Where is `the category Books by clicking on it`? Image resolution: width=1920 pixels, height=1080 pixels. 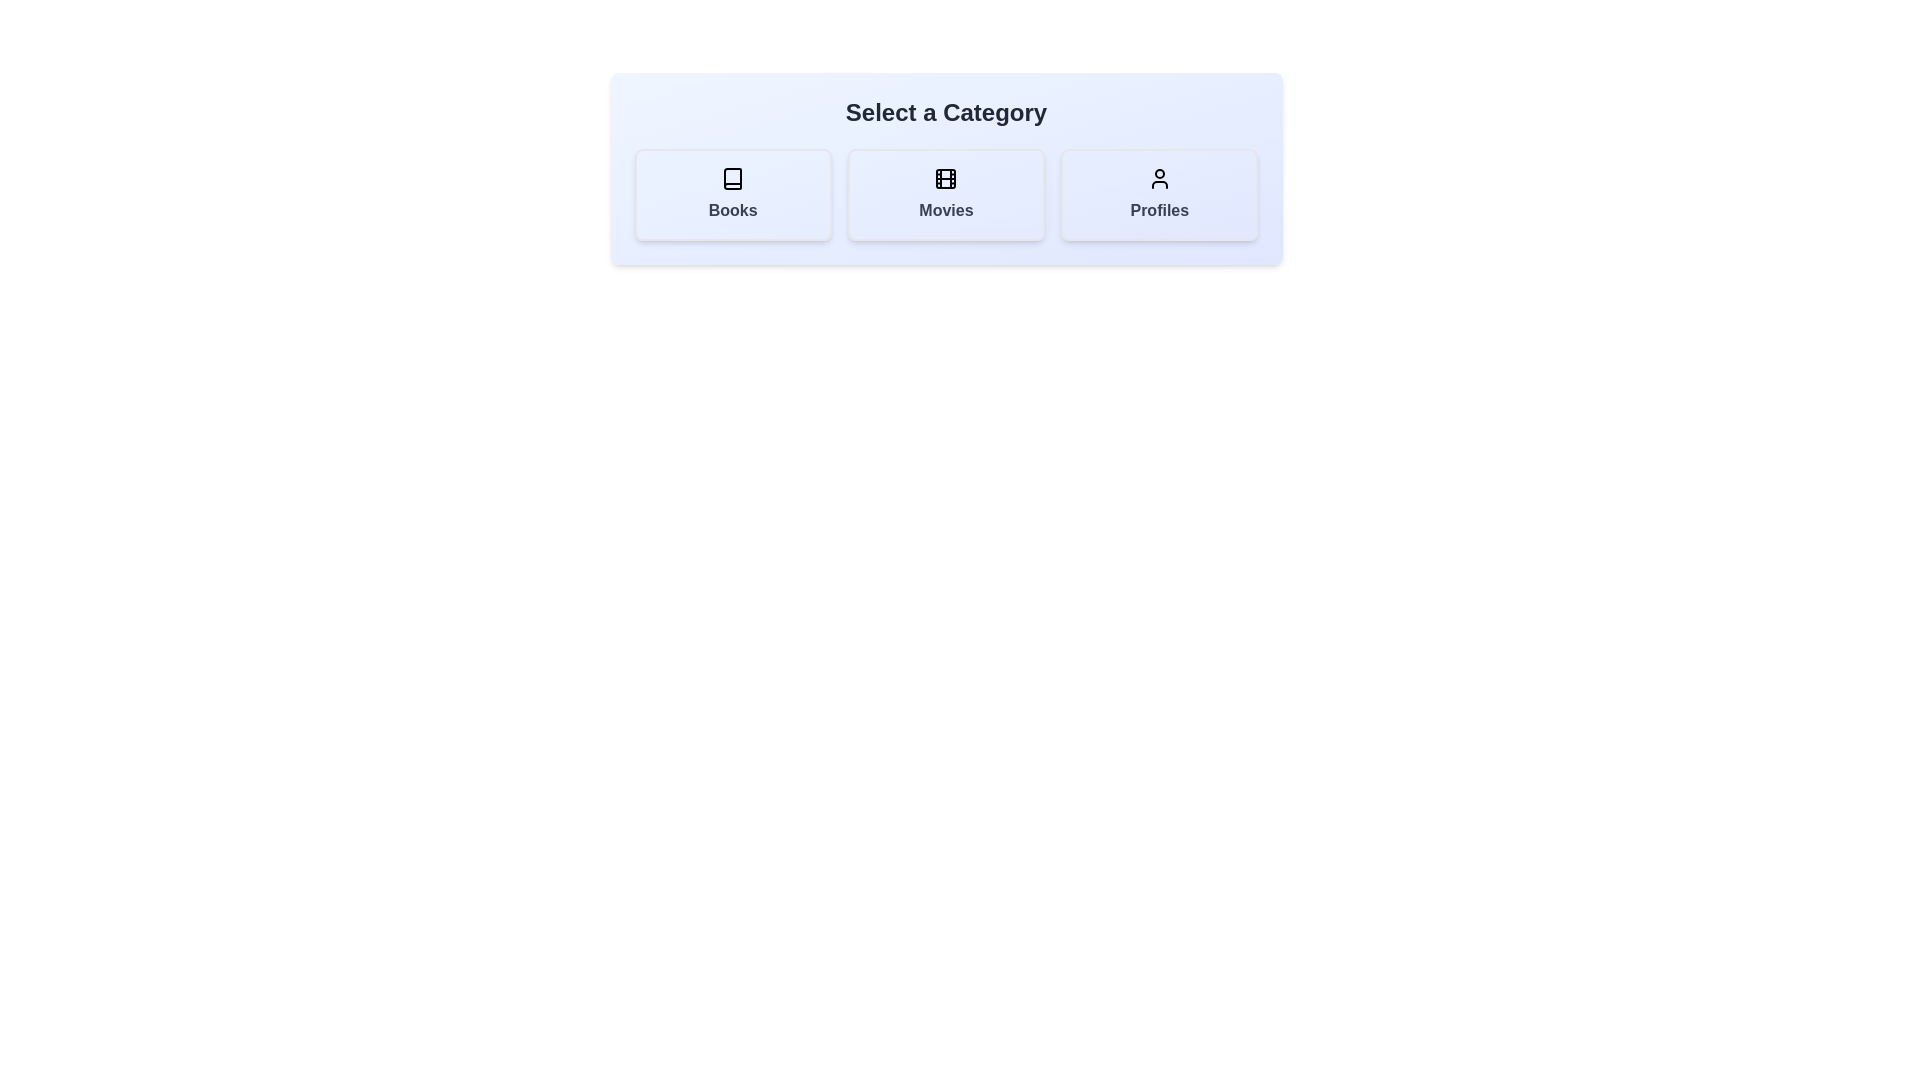
the category Books by clicking on it is located at coordinates (732, 195).